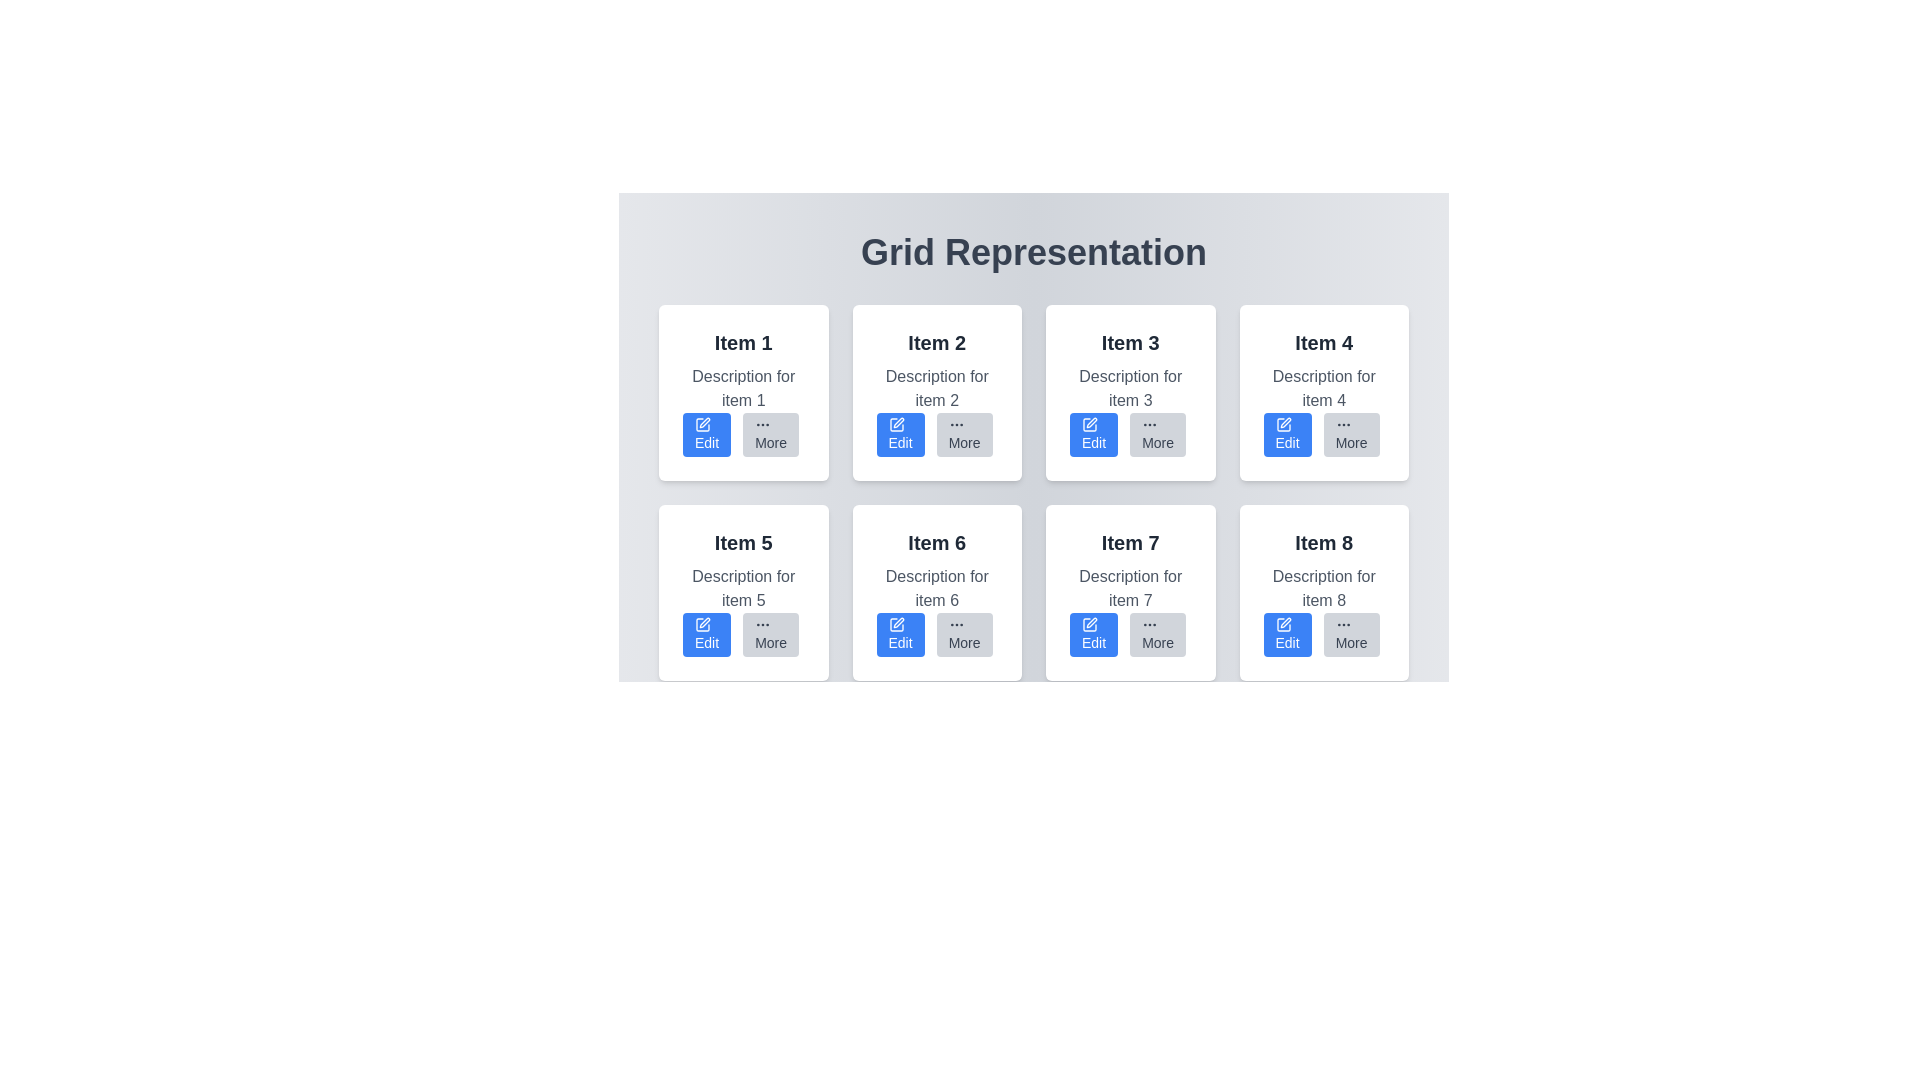 This screenshot has width=1920, height=1080. I want to click on the 'More' button icon for the card labeled 'Item 4' located at the bottom-right corner of the card, so click(1343, 423).